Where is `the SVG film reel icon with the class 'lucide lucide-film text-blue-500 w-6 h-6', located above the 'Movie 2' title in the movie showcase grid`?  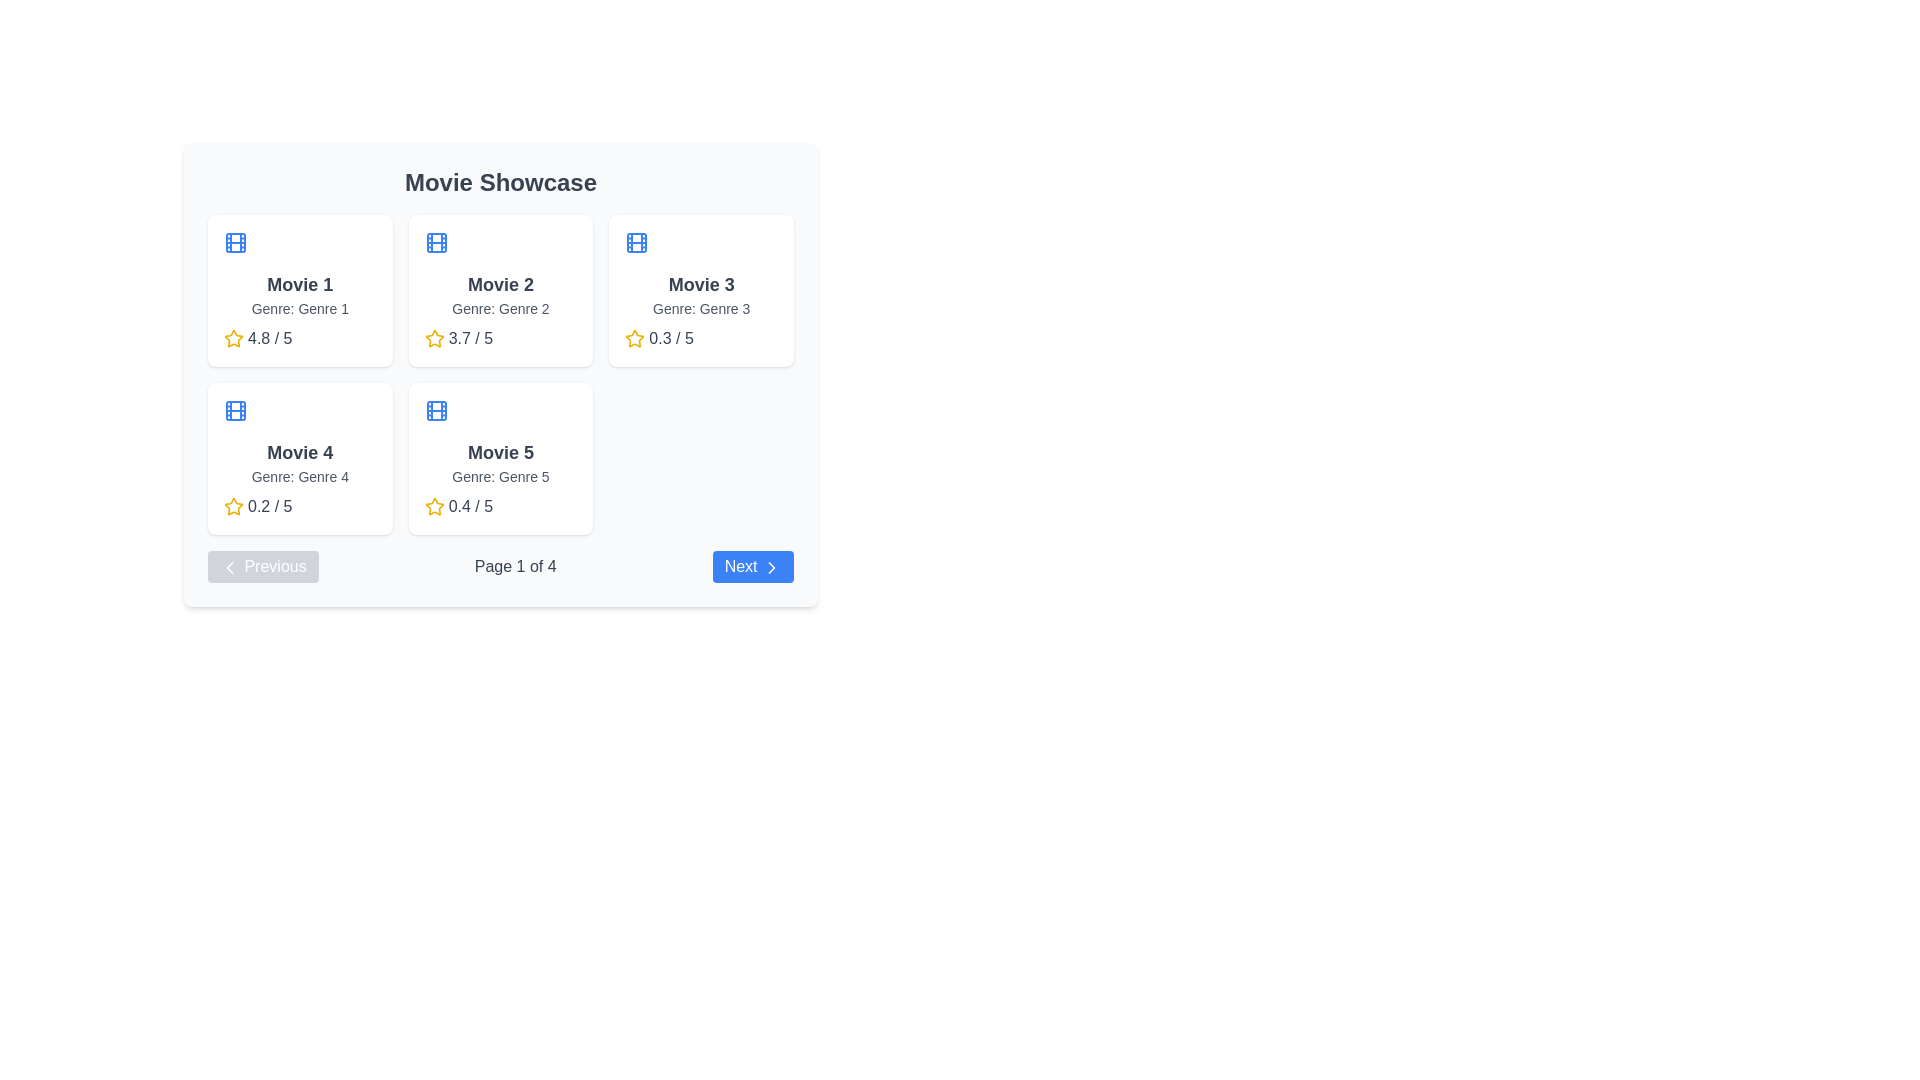 the SVG film reel icon with the class 'lucide lucide-film text-blue-500 w-6 h-6', located above the 'Movie 2' title in the movie showcase grid is located at coordinates (435, 242).